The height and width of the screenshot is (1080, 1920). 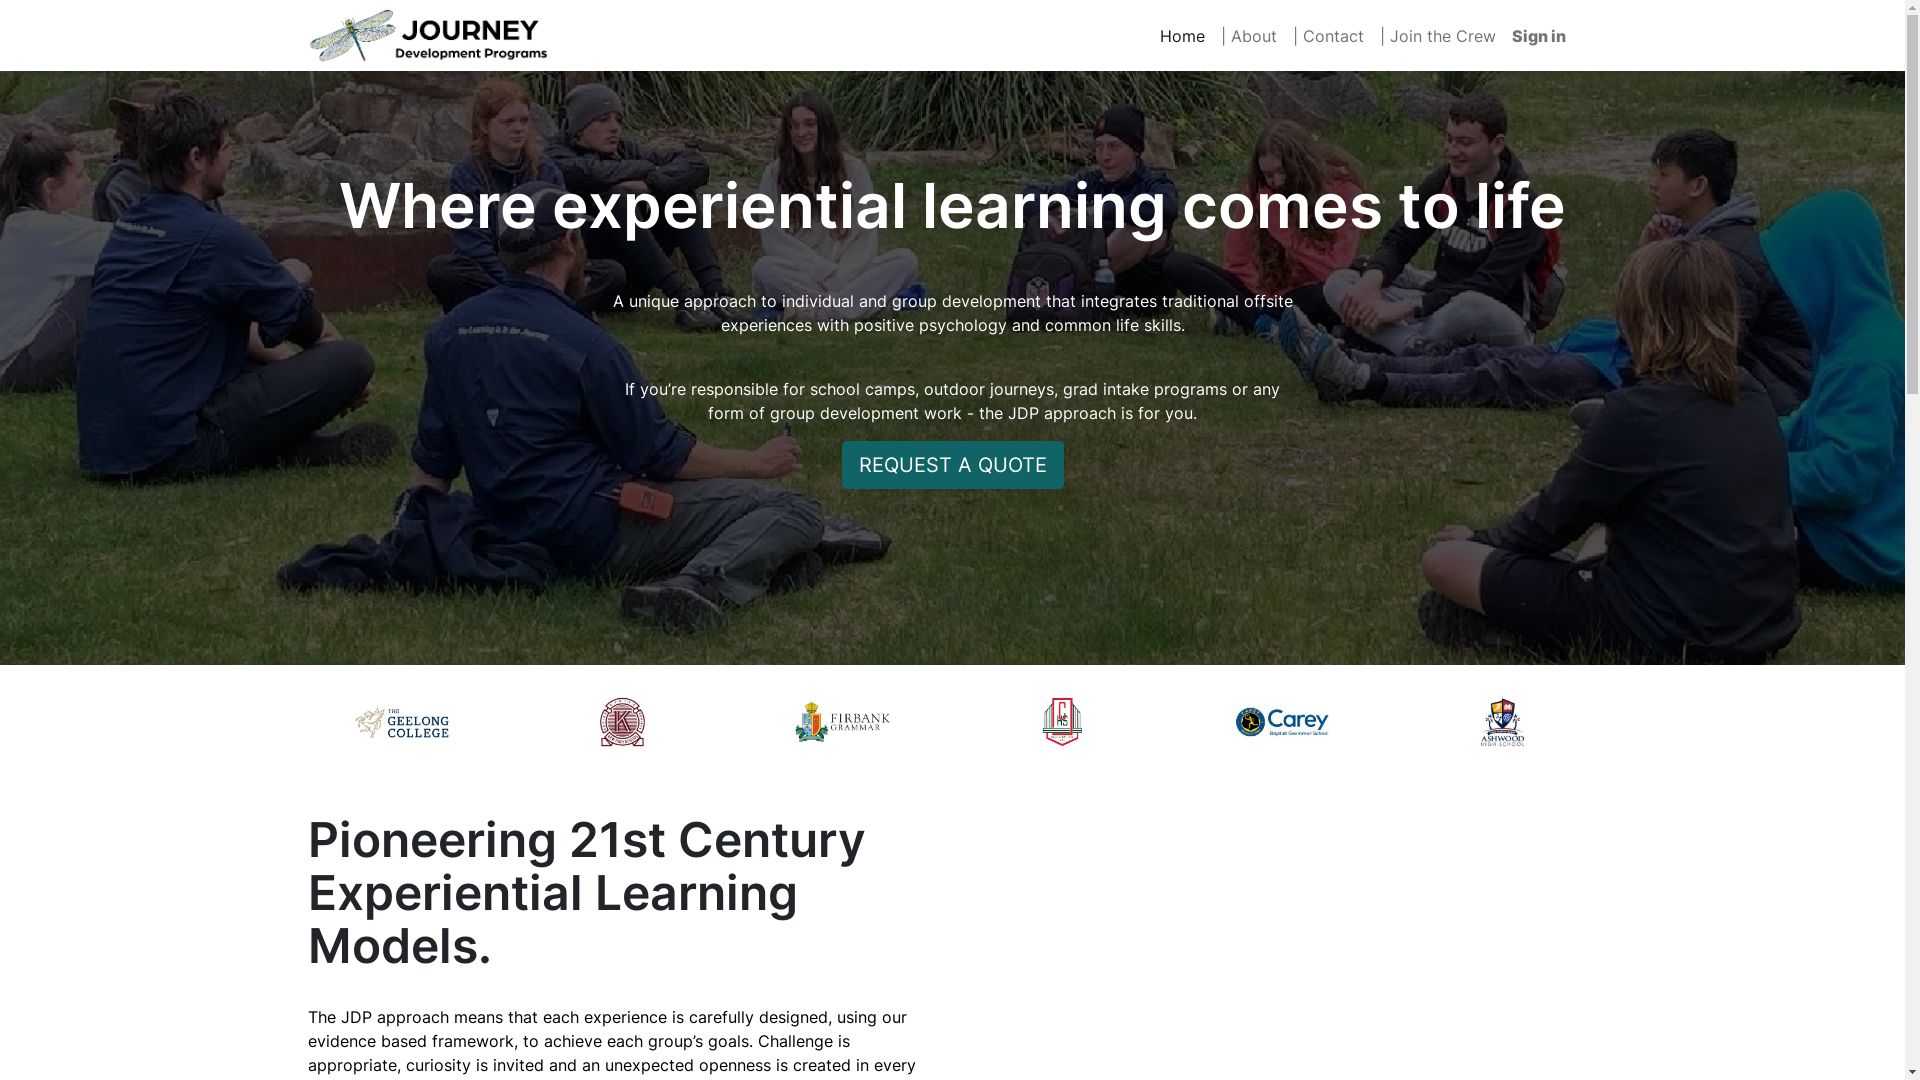 What do you see at coordinates (1437, 35) in the screenshot?
I see `'| Join the Crew'` at bounding box center [1437, 35].